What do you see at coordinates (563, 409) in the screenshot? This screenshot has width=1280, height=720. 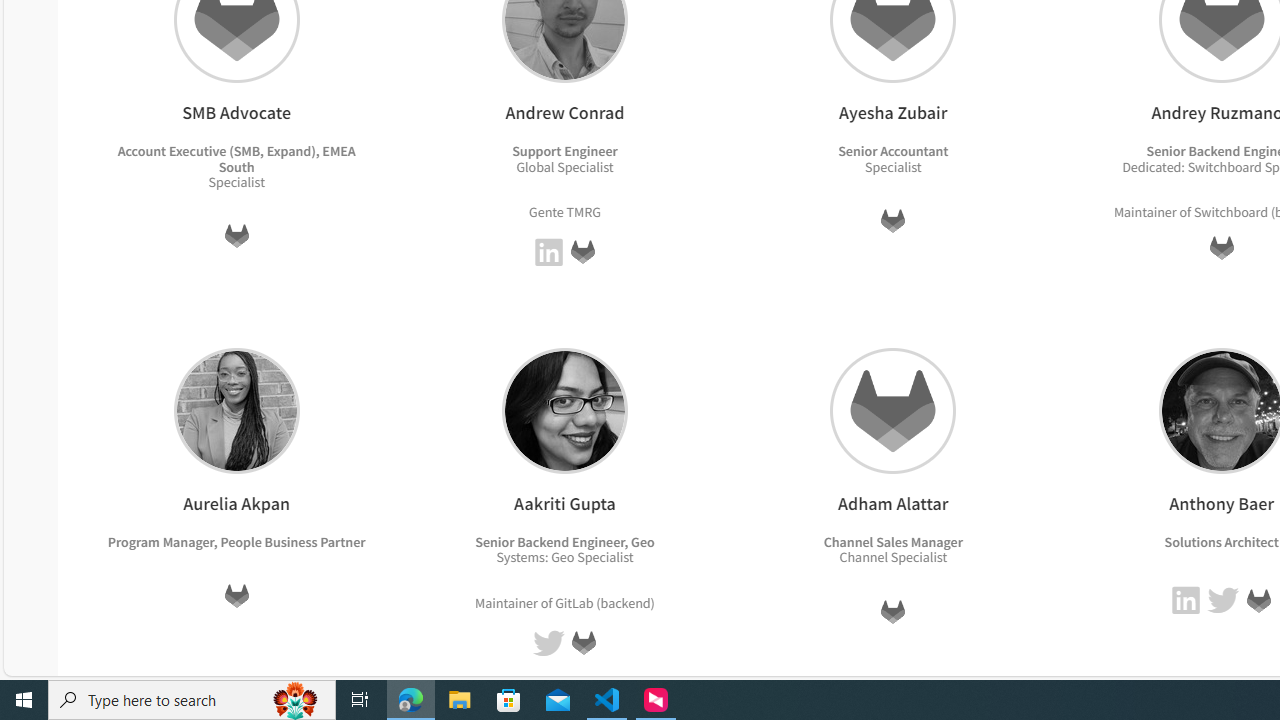 I see `'Aakriti Gupta'` at bounding box center [563, 409].